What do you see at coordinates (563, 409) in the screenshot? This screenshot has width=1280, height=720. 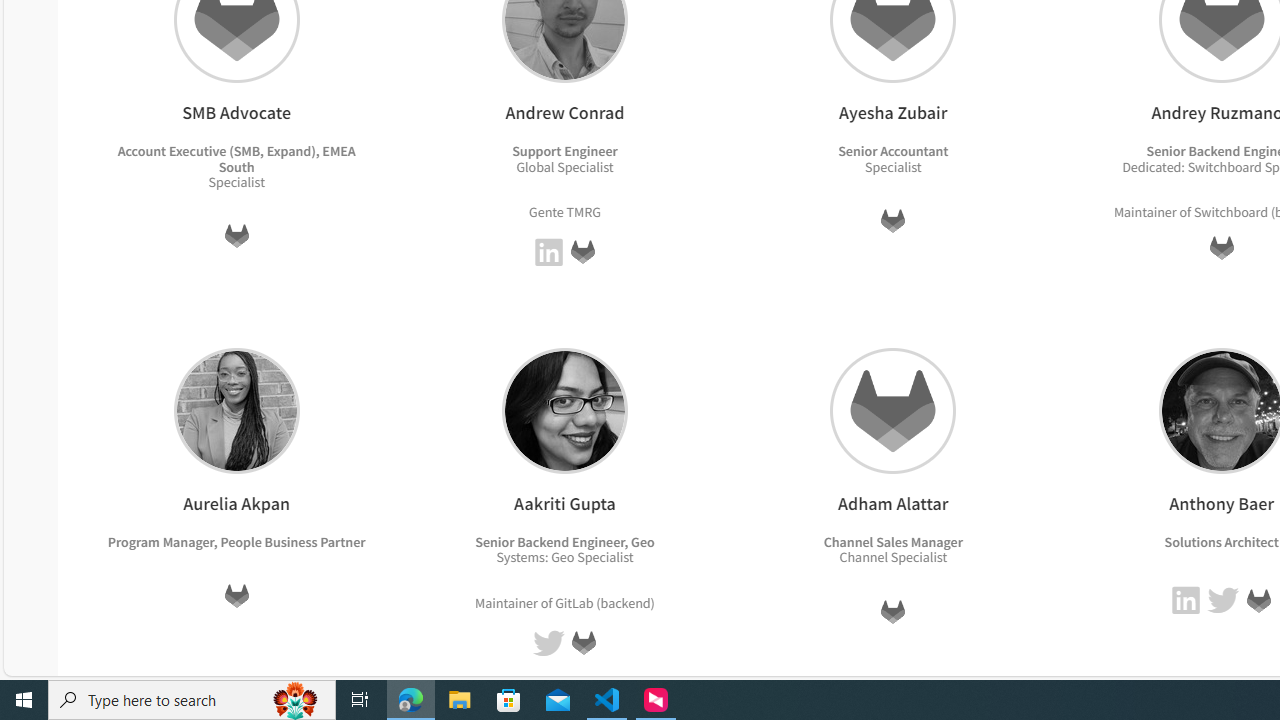 I see `'Aakriti Gupta'` at bounding box center [563, 409].